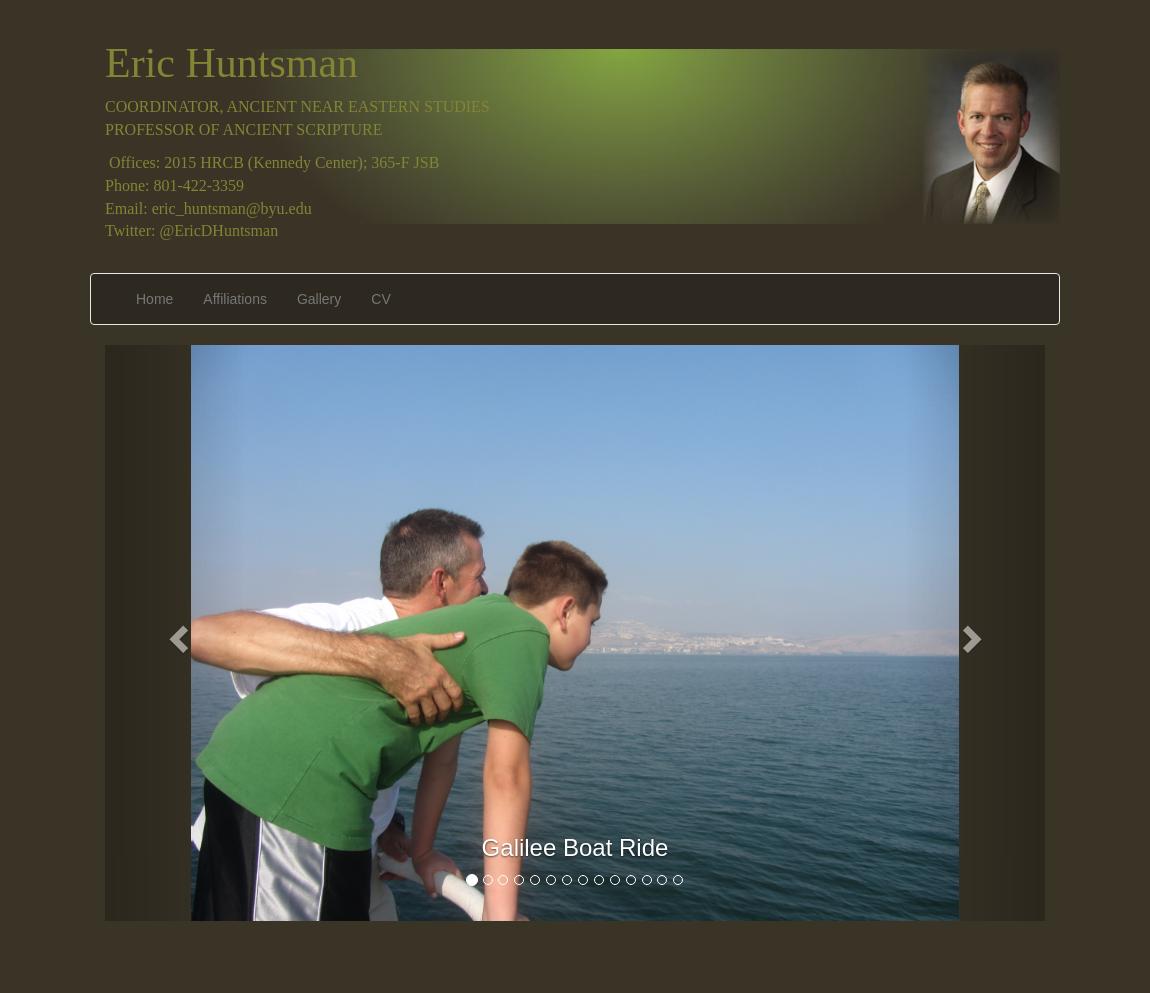 This screenshot has height=993, width=1150. I want to click on 'Eric Huntsman', so click(230, 62).